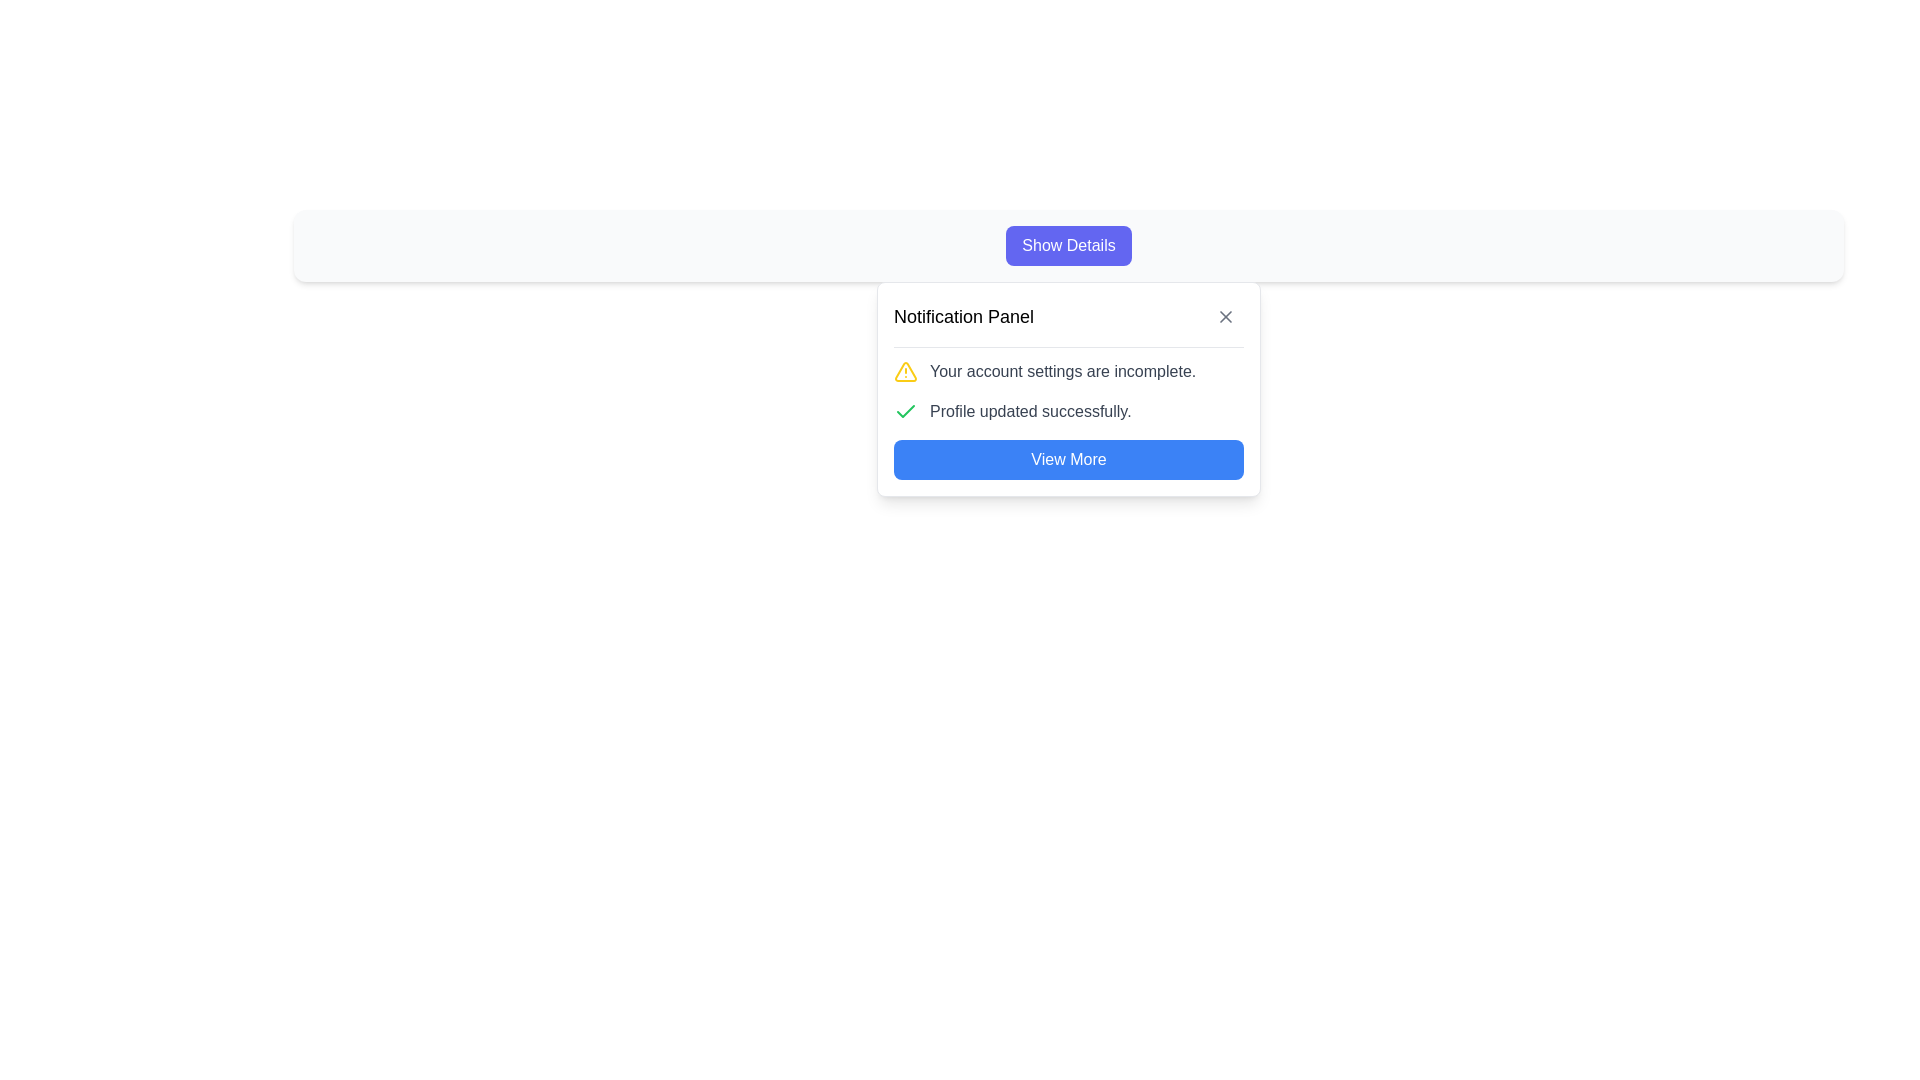 This screenshot has height=1080, width=1920. What do you see at coordinates (964, 315) in the screenshot?
I see `the Text Label at the top-left corner of the notification card header, which serves as the title or heading for context` at bounding box center [964, 315].